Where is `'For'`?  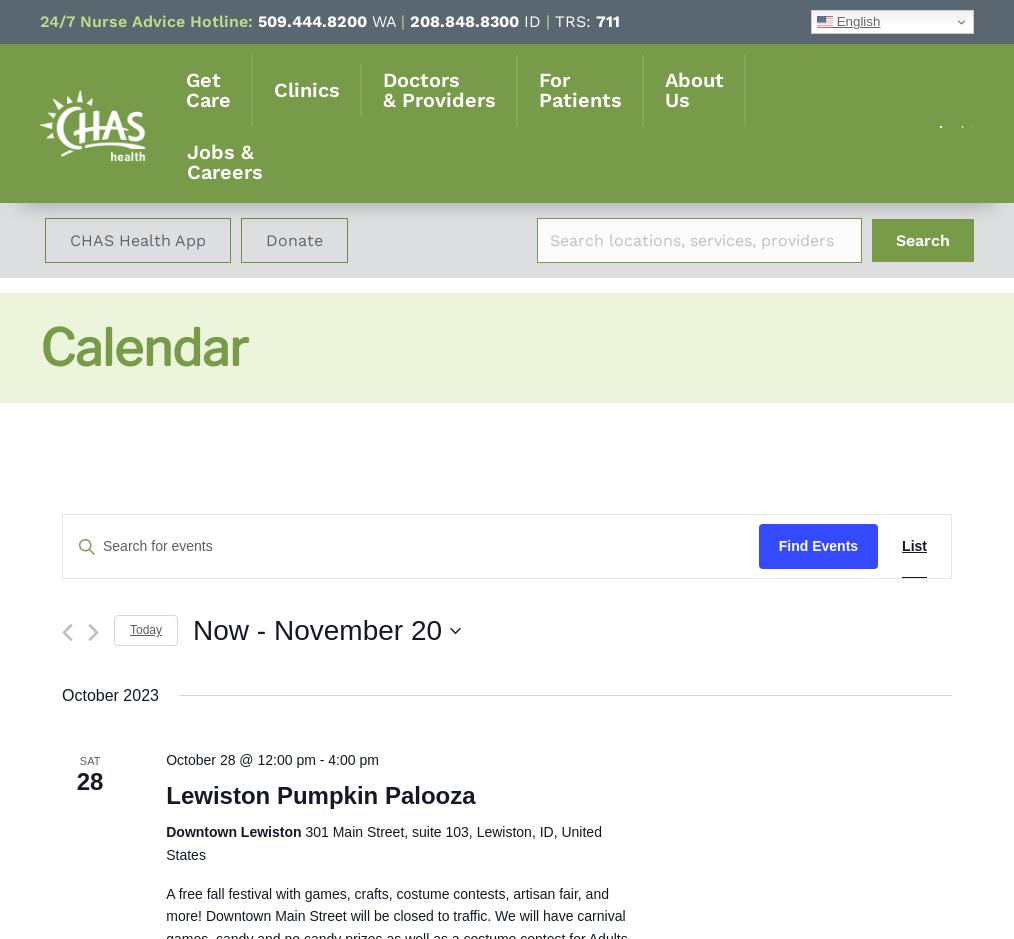
'For' is located at coordinates (553, 80).